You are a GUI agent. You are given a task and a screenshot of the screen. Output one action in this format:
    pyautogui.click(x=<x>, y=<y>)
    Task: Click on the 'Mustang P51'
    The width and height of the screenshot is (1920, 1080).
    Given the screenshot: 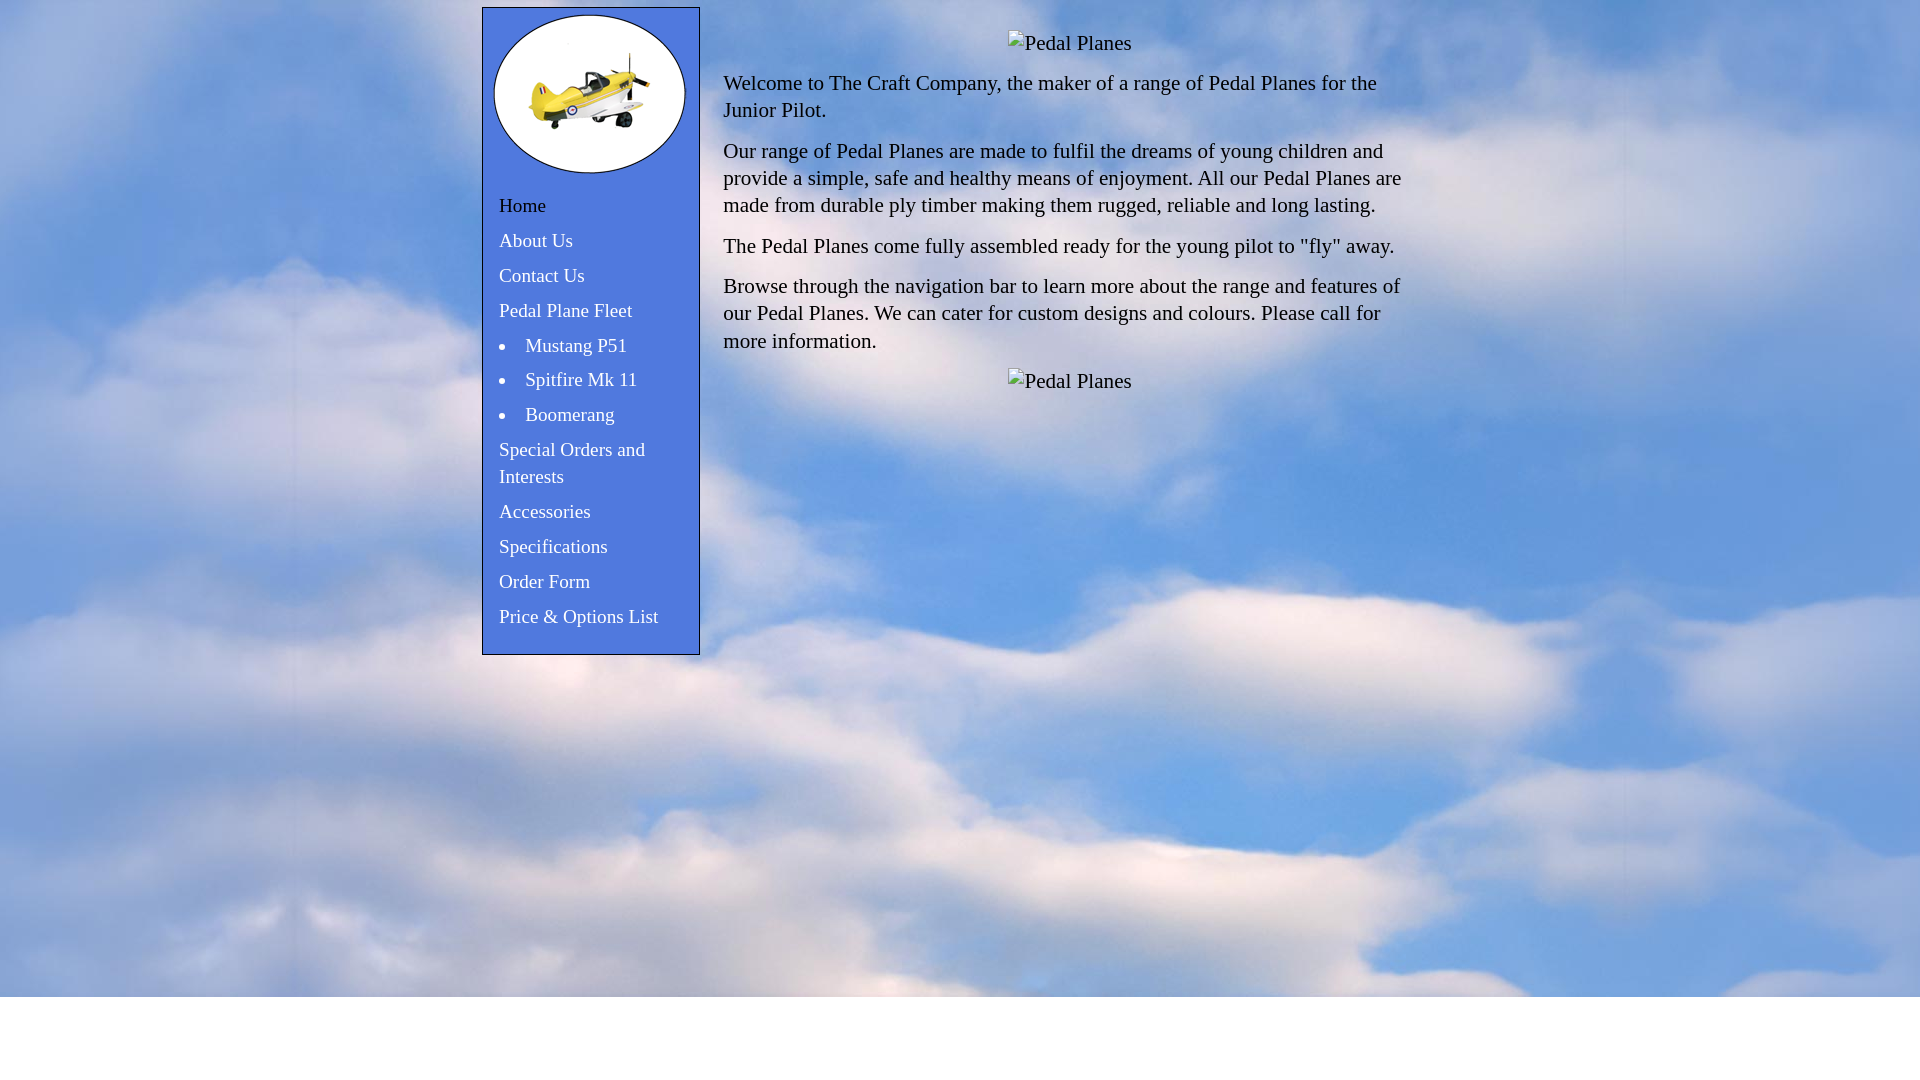 What is the action you would take?
    pyautogui.click(x=575, y=343)
    